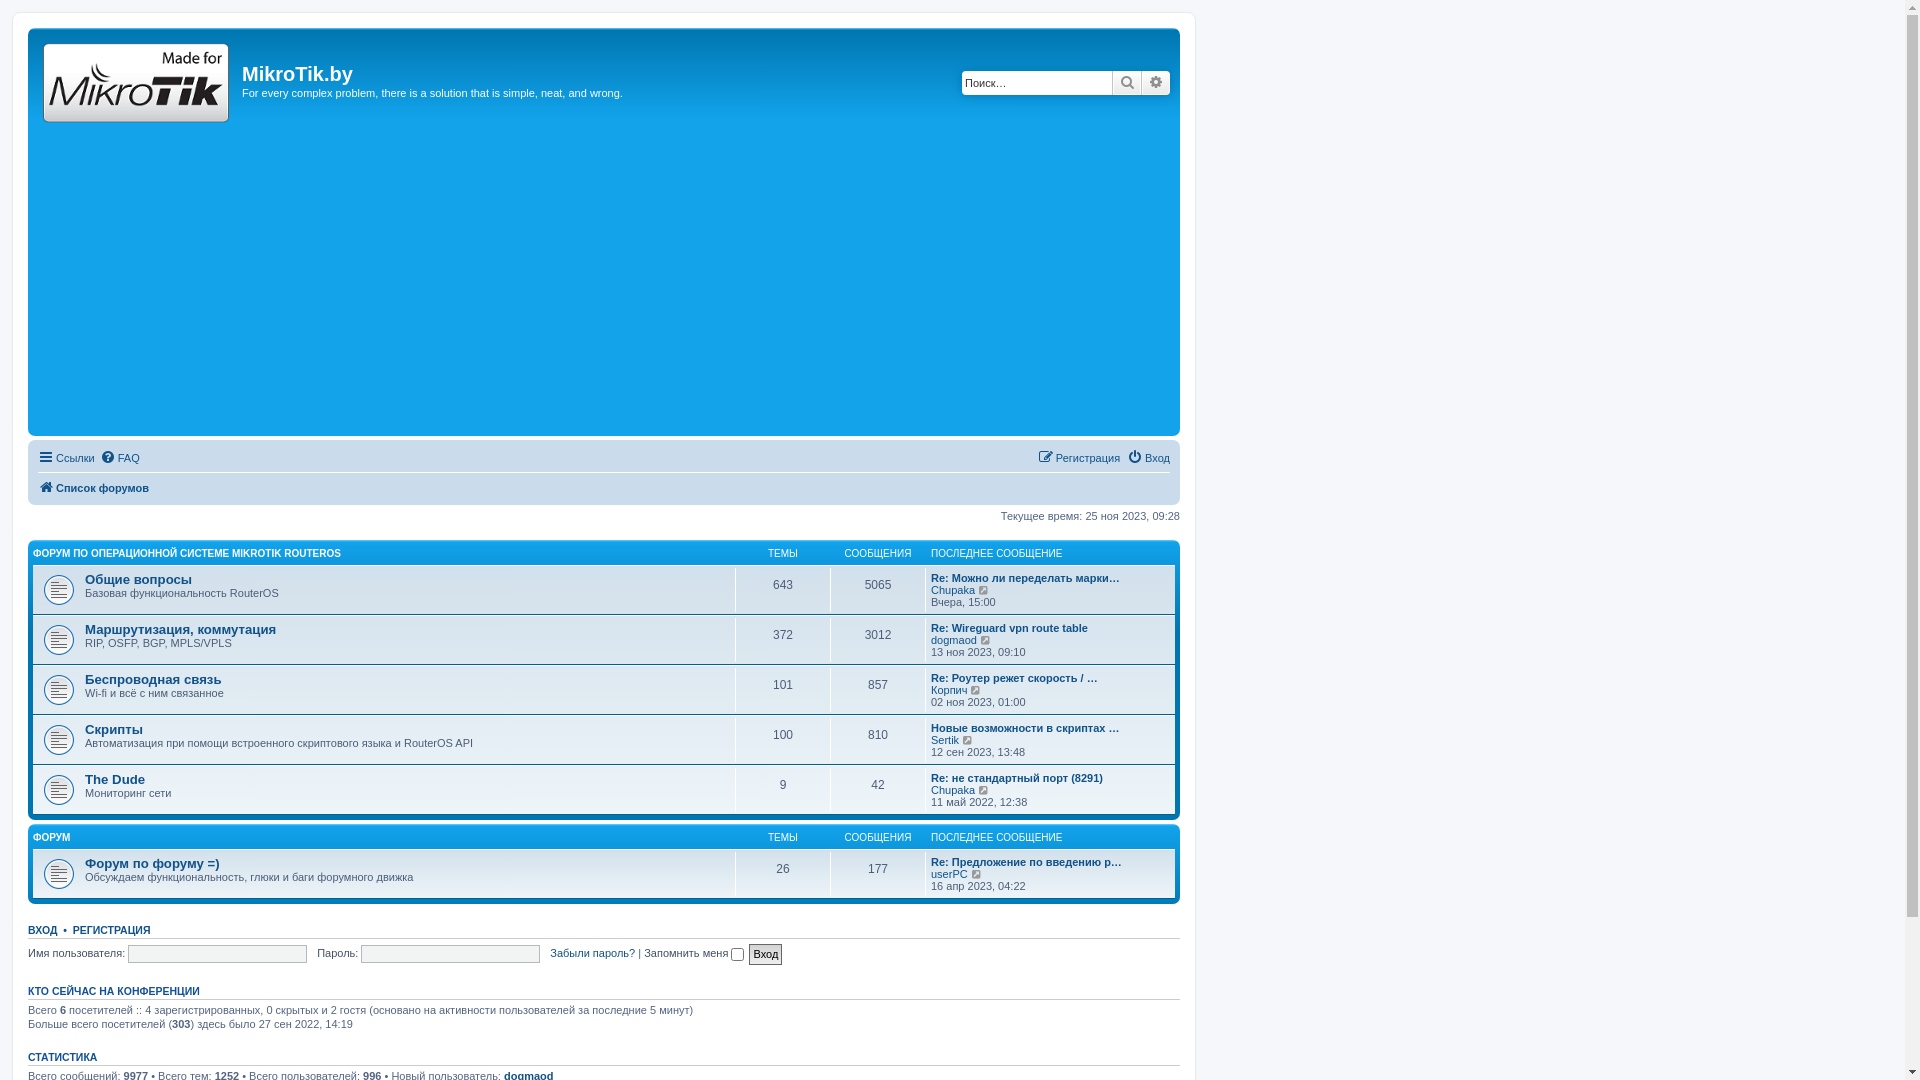 This screenshot has width=1920, height=1080. Describe the element at coordinates (1009, 627) in the screenshot. I see `'Re: Wireguard vpn route table'` at that location.